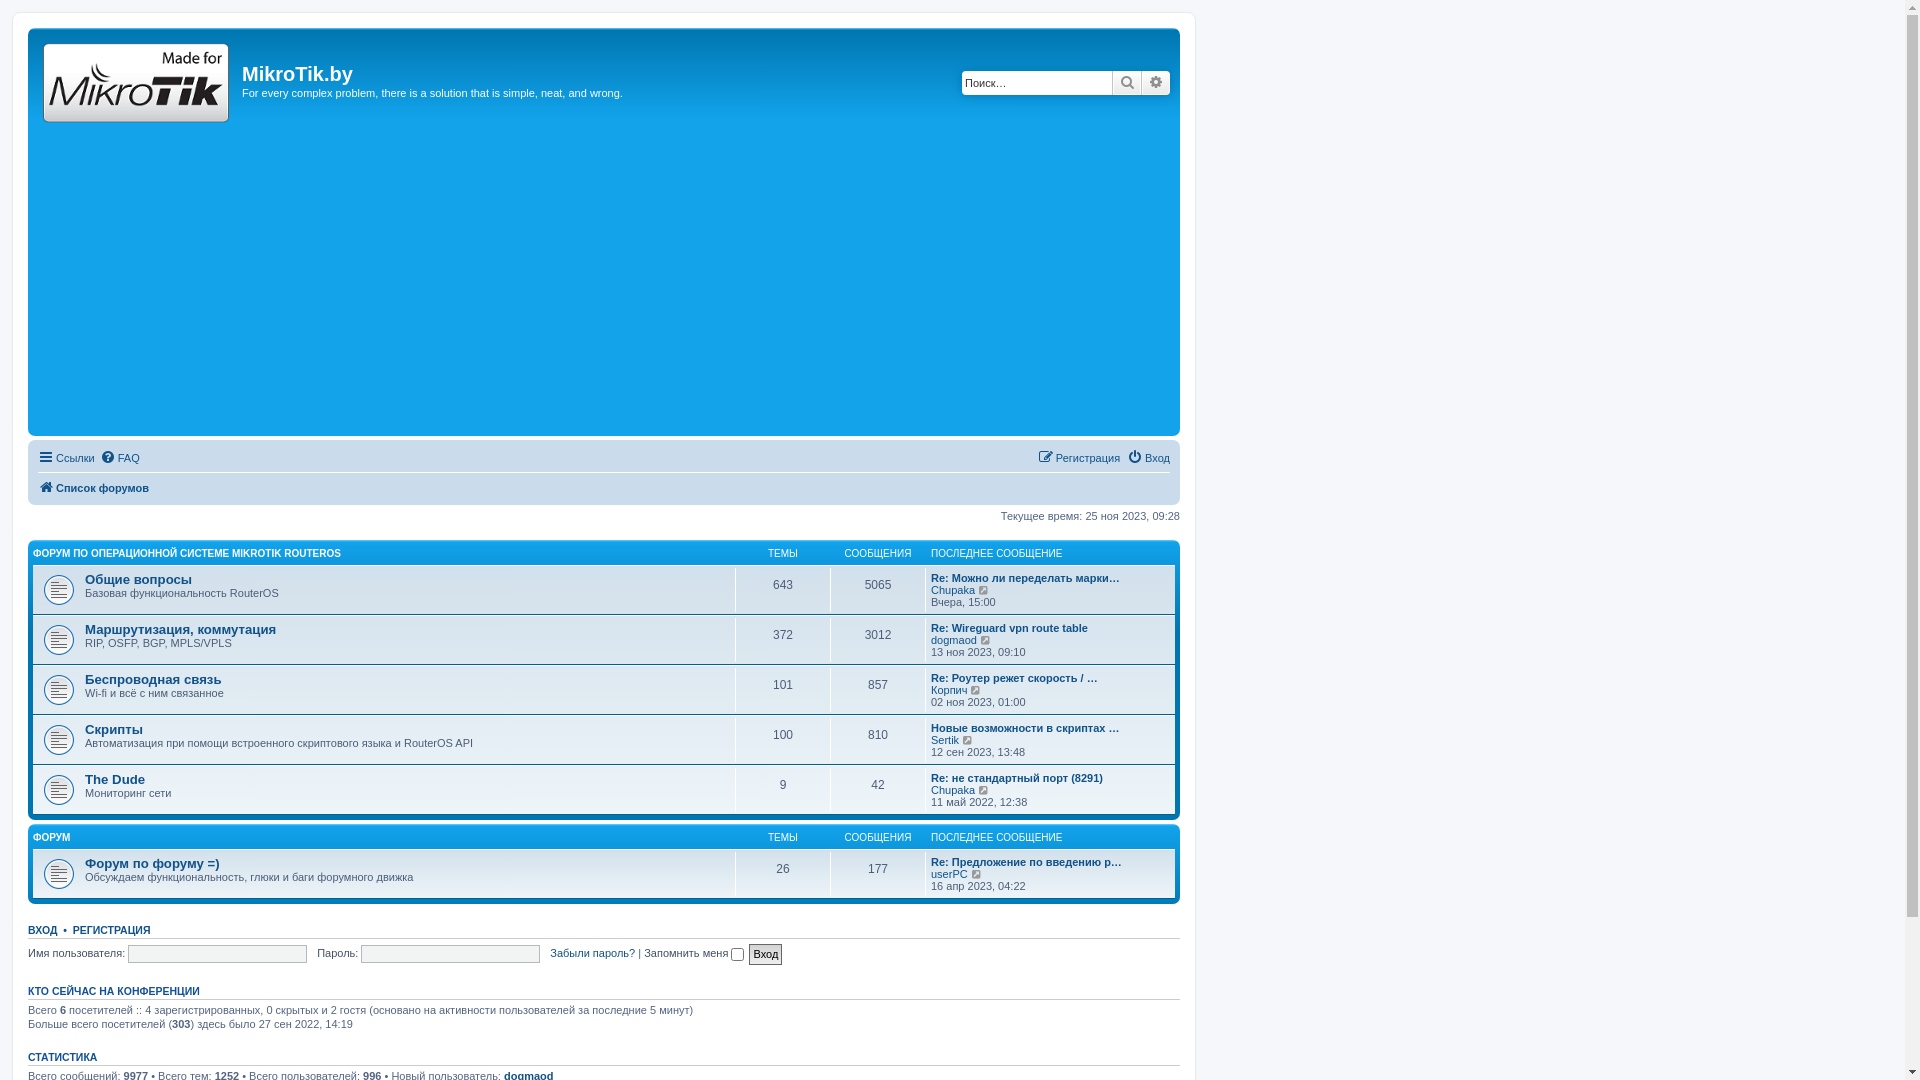 This screenshot has width=1920, height=1080. Describe the element at coordinates (1009, 627) in the screenshot. I see `'Re: Wireguard vpn route table'` at that location.